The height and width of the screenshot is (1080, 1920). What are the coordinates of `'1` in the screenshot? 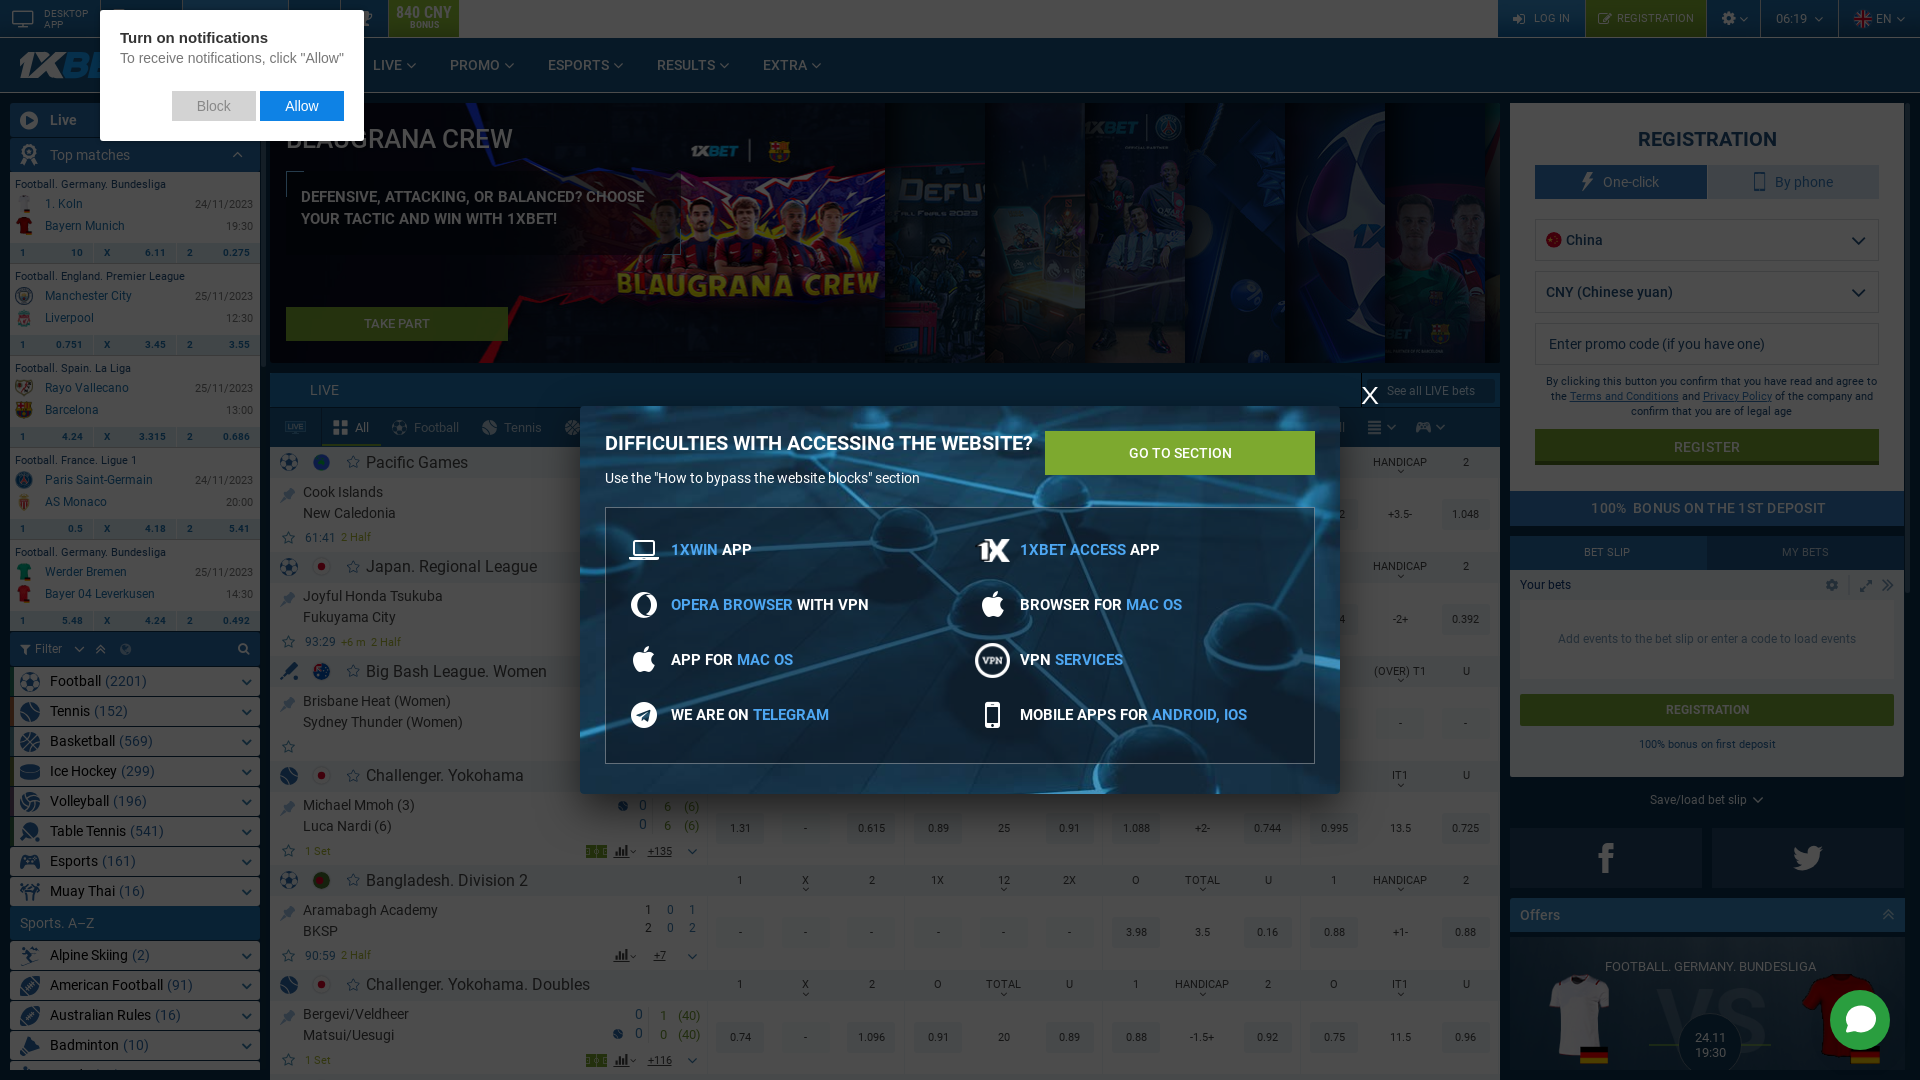 It's located at (51, 435).